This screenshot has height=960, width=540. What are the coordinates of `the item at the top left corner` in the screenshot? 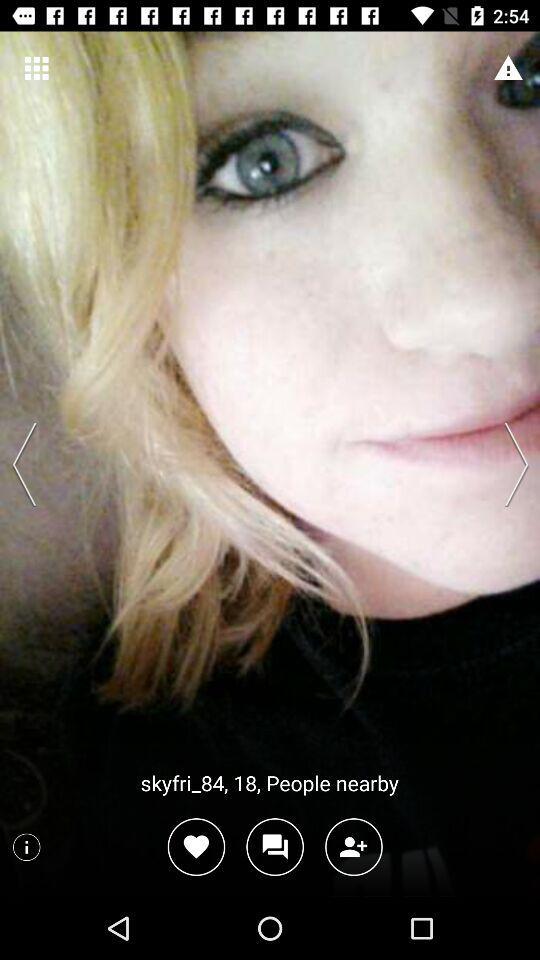 It's located at (36, 68).